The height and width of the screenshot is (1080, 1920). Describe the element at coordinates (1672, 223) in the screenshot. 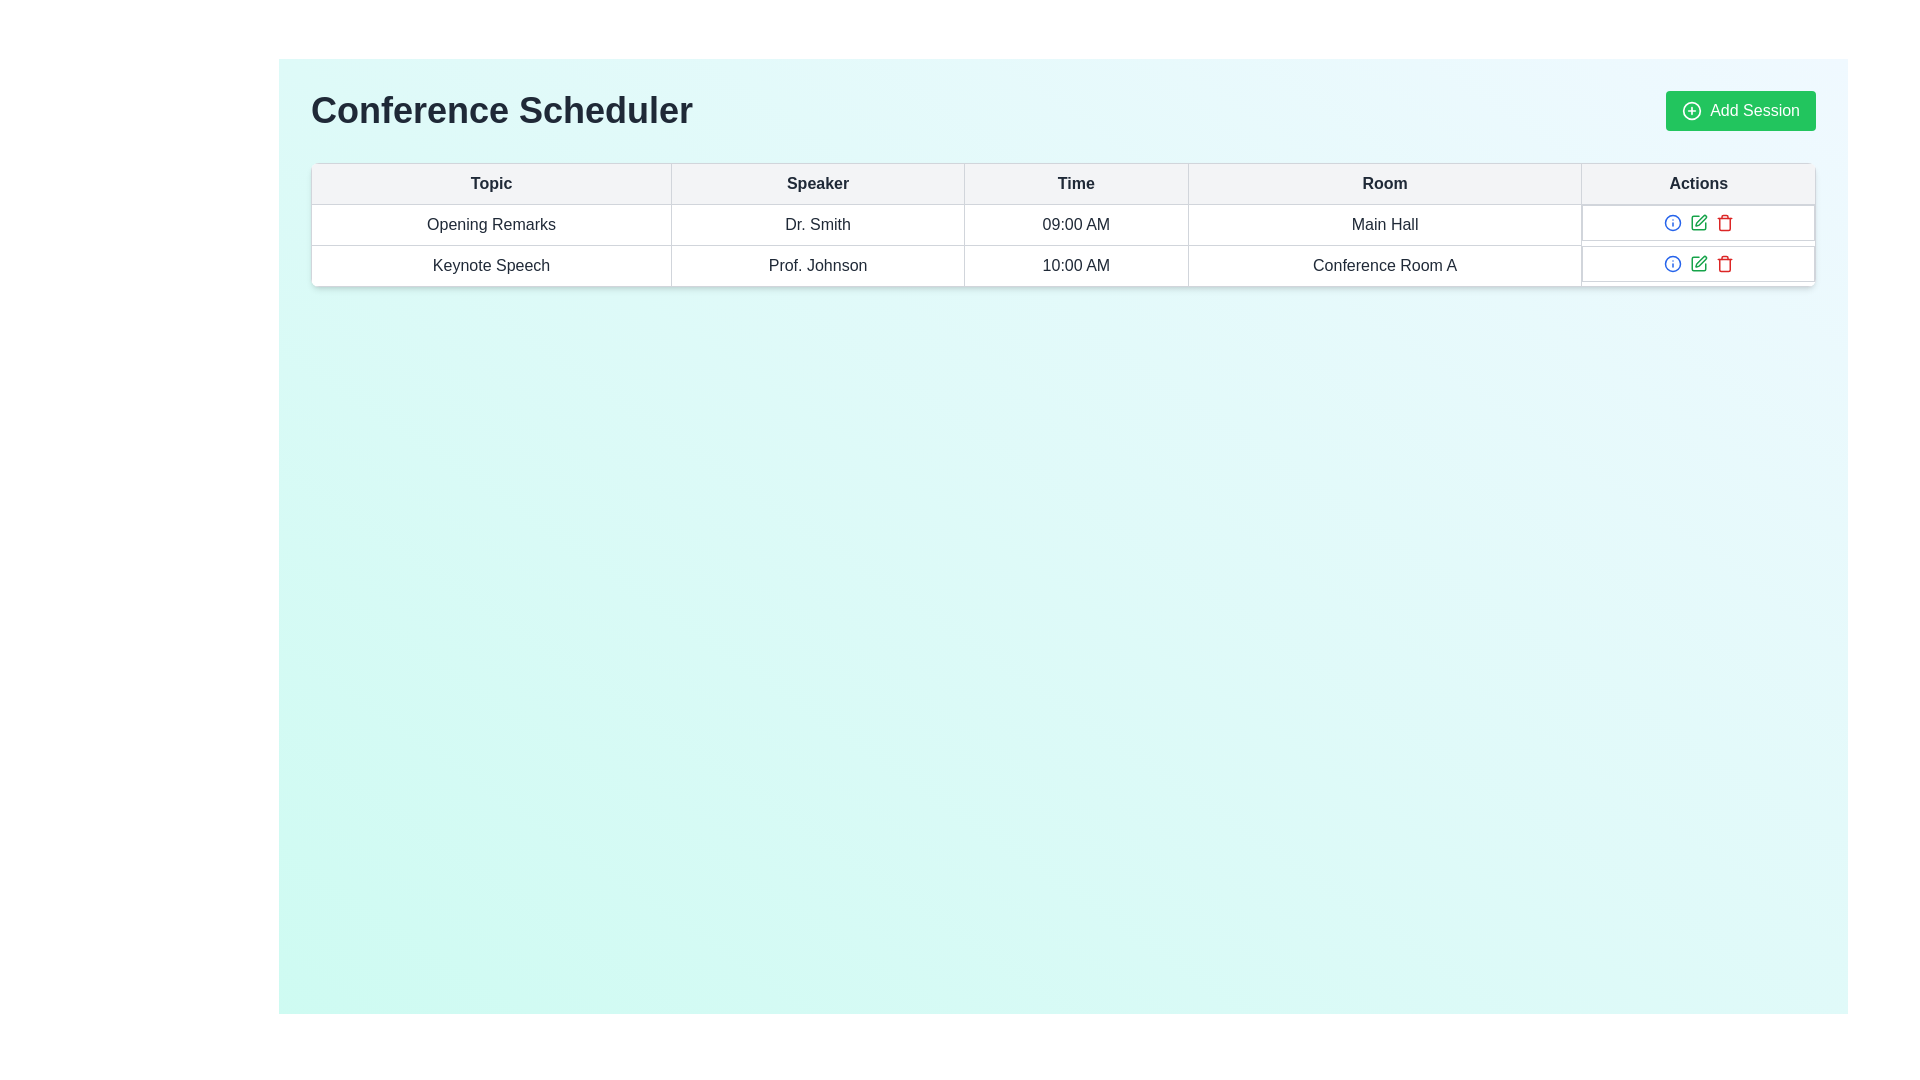

I see `the SVG circle component representing the 'info' icon in the 'Actions' section of the second row for the session 'Keynote Speech.'` at that location.